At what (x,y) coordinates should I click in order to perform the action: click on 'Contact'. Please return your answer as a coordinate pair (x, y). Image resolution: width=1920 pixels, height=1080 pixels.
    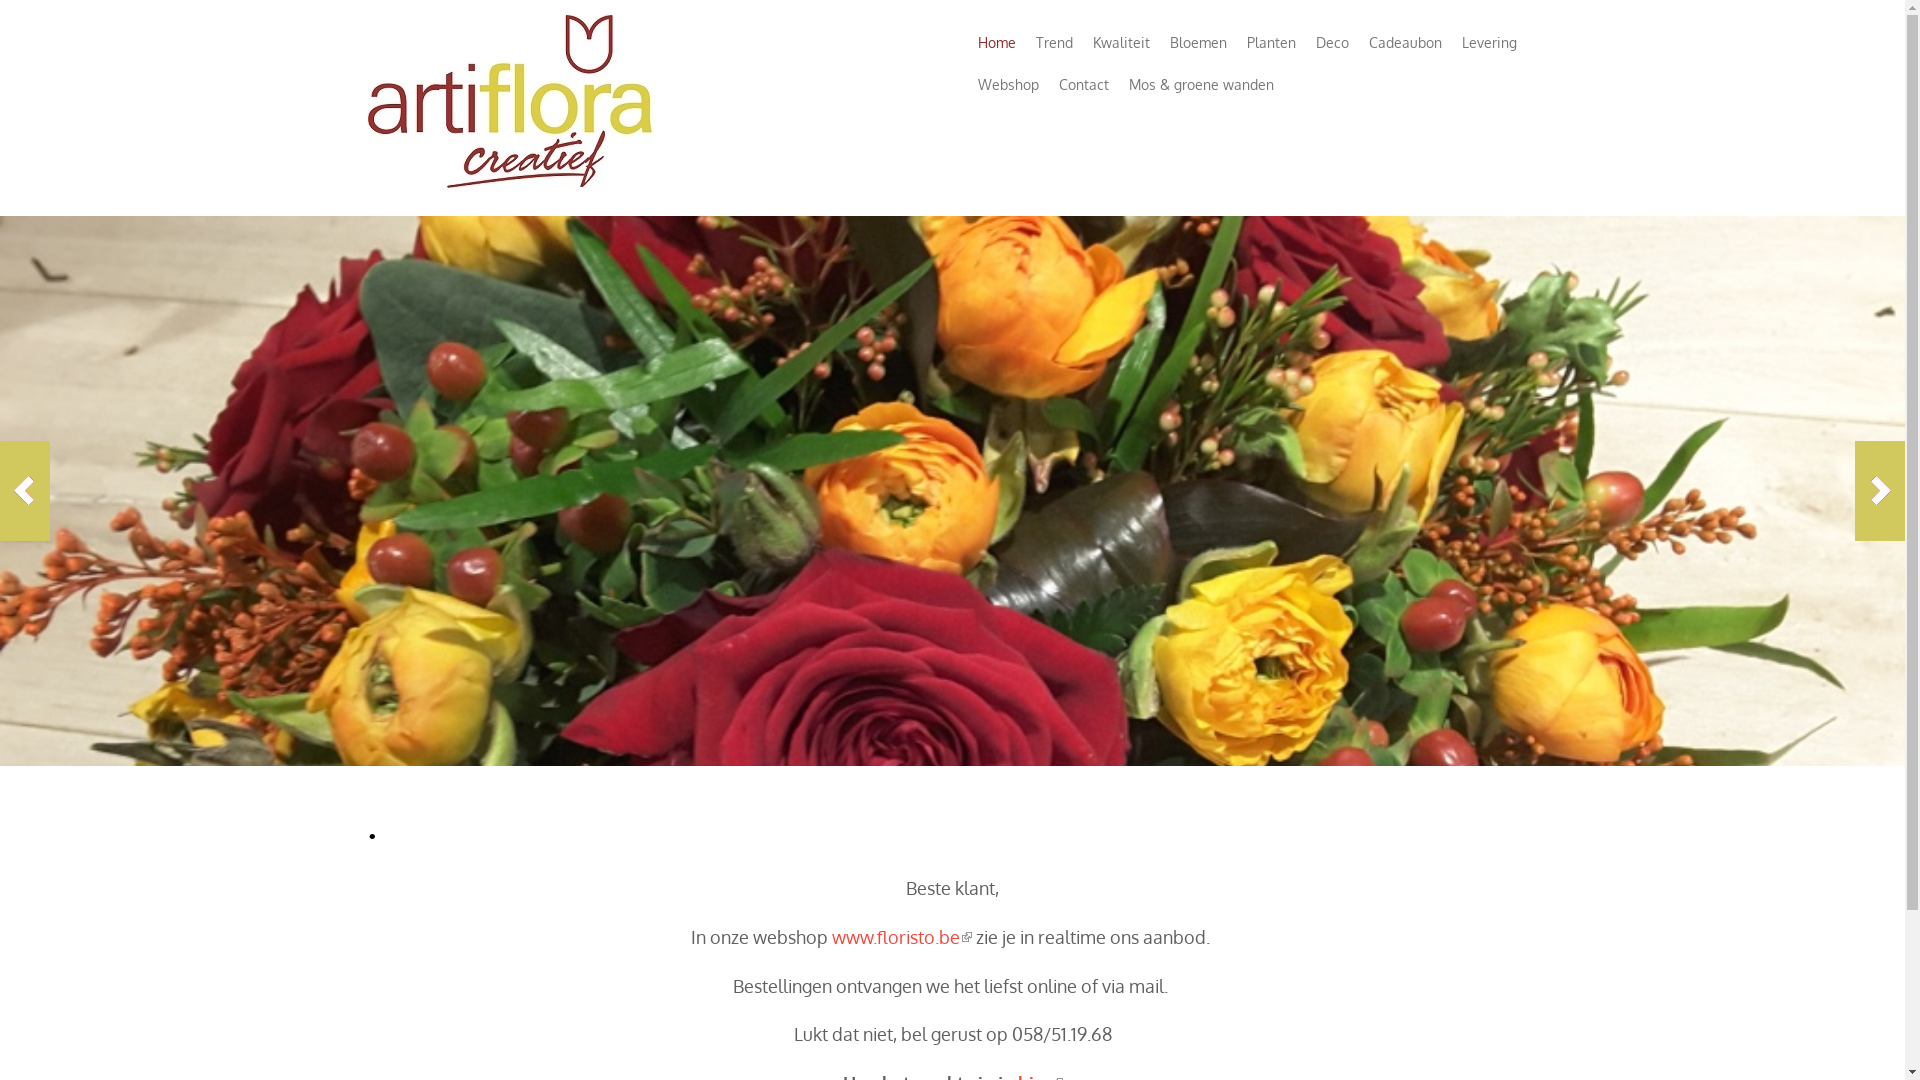
    Looking at the image, I should click on (1082, 83).